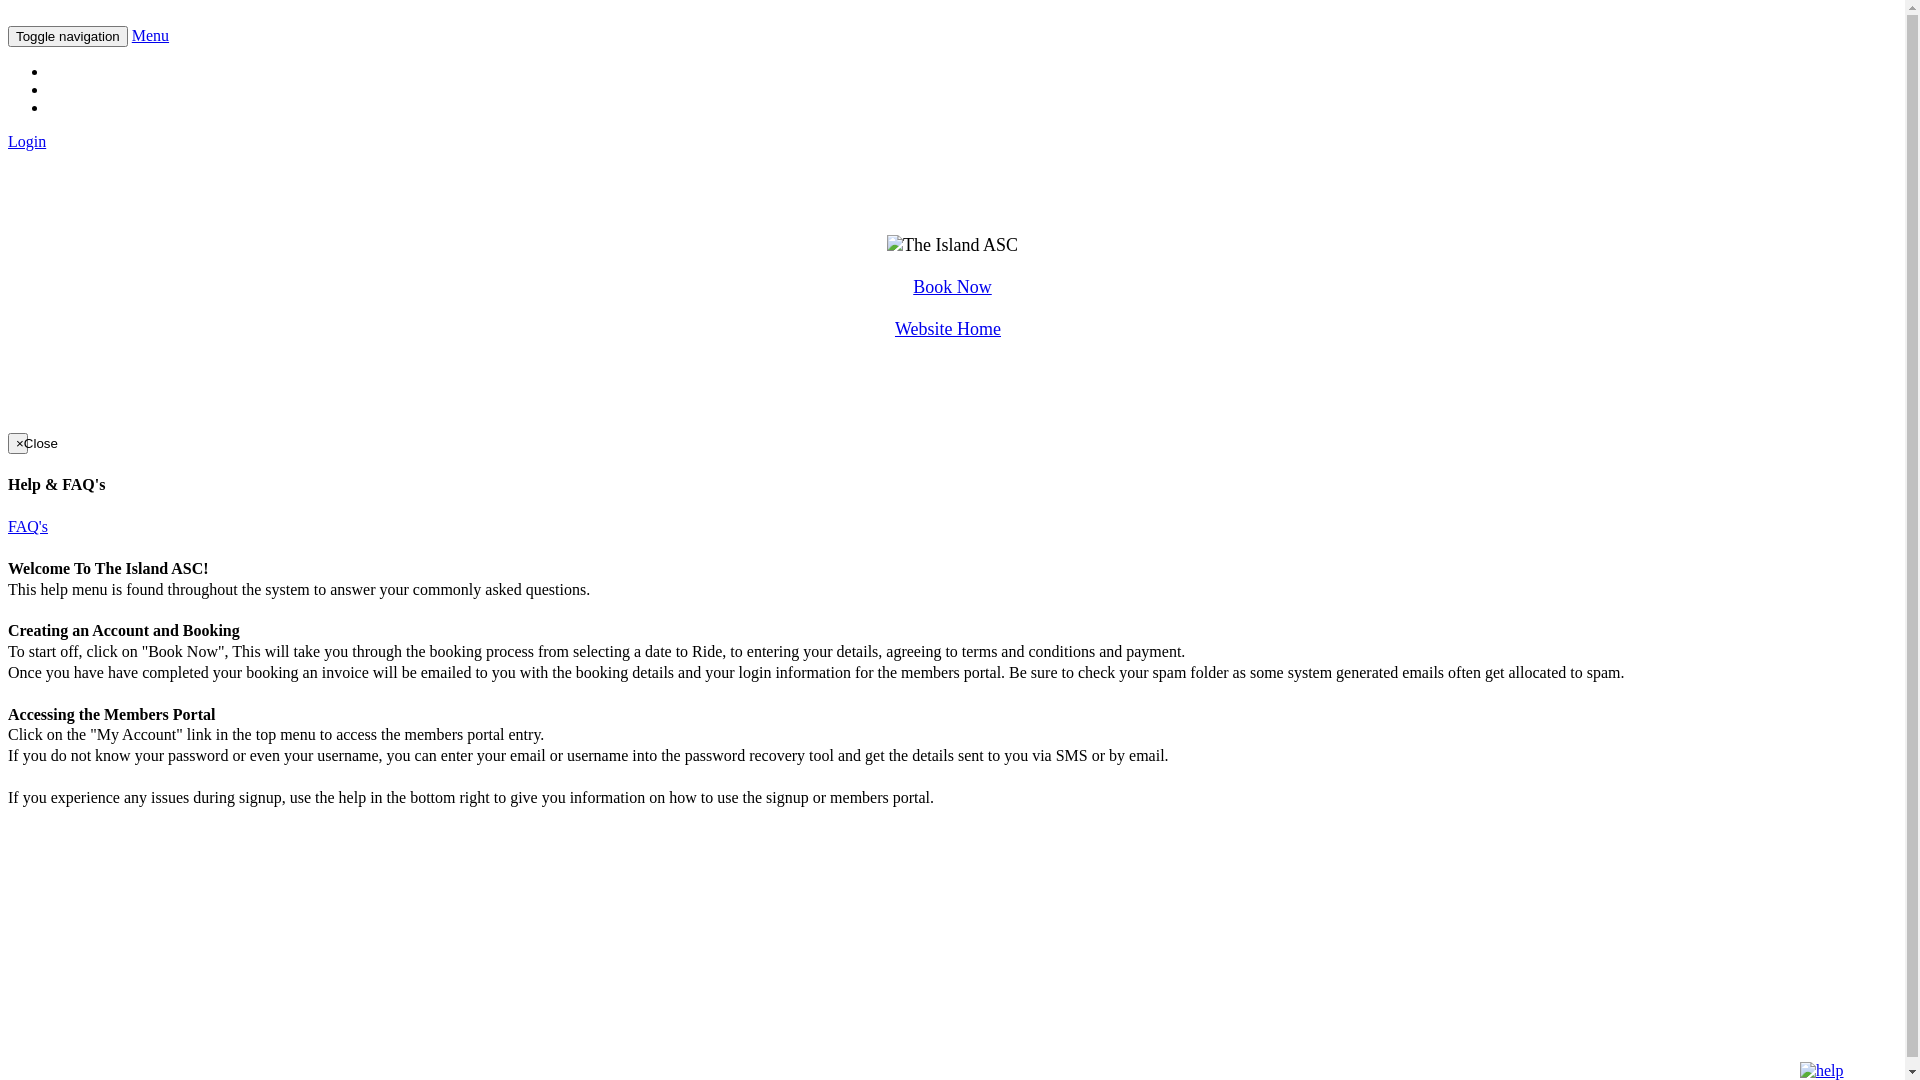 This screenshot has height=1080, width=1920. What do you see at coordinates (149, 35) in the screenshot?
I see `'Menu'` at bounding box center [149, 35].